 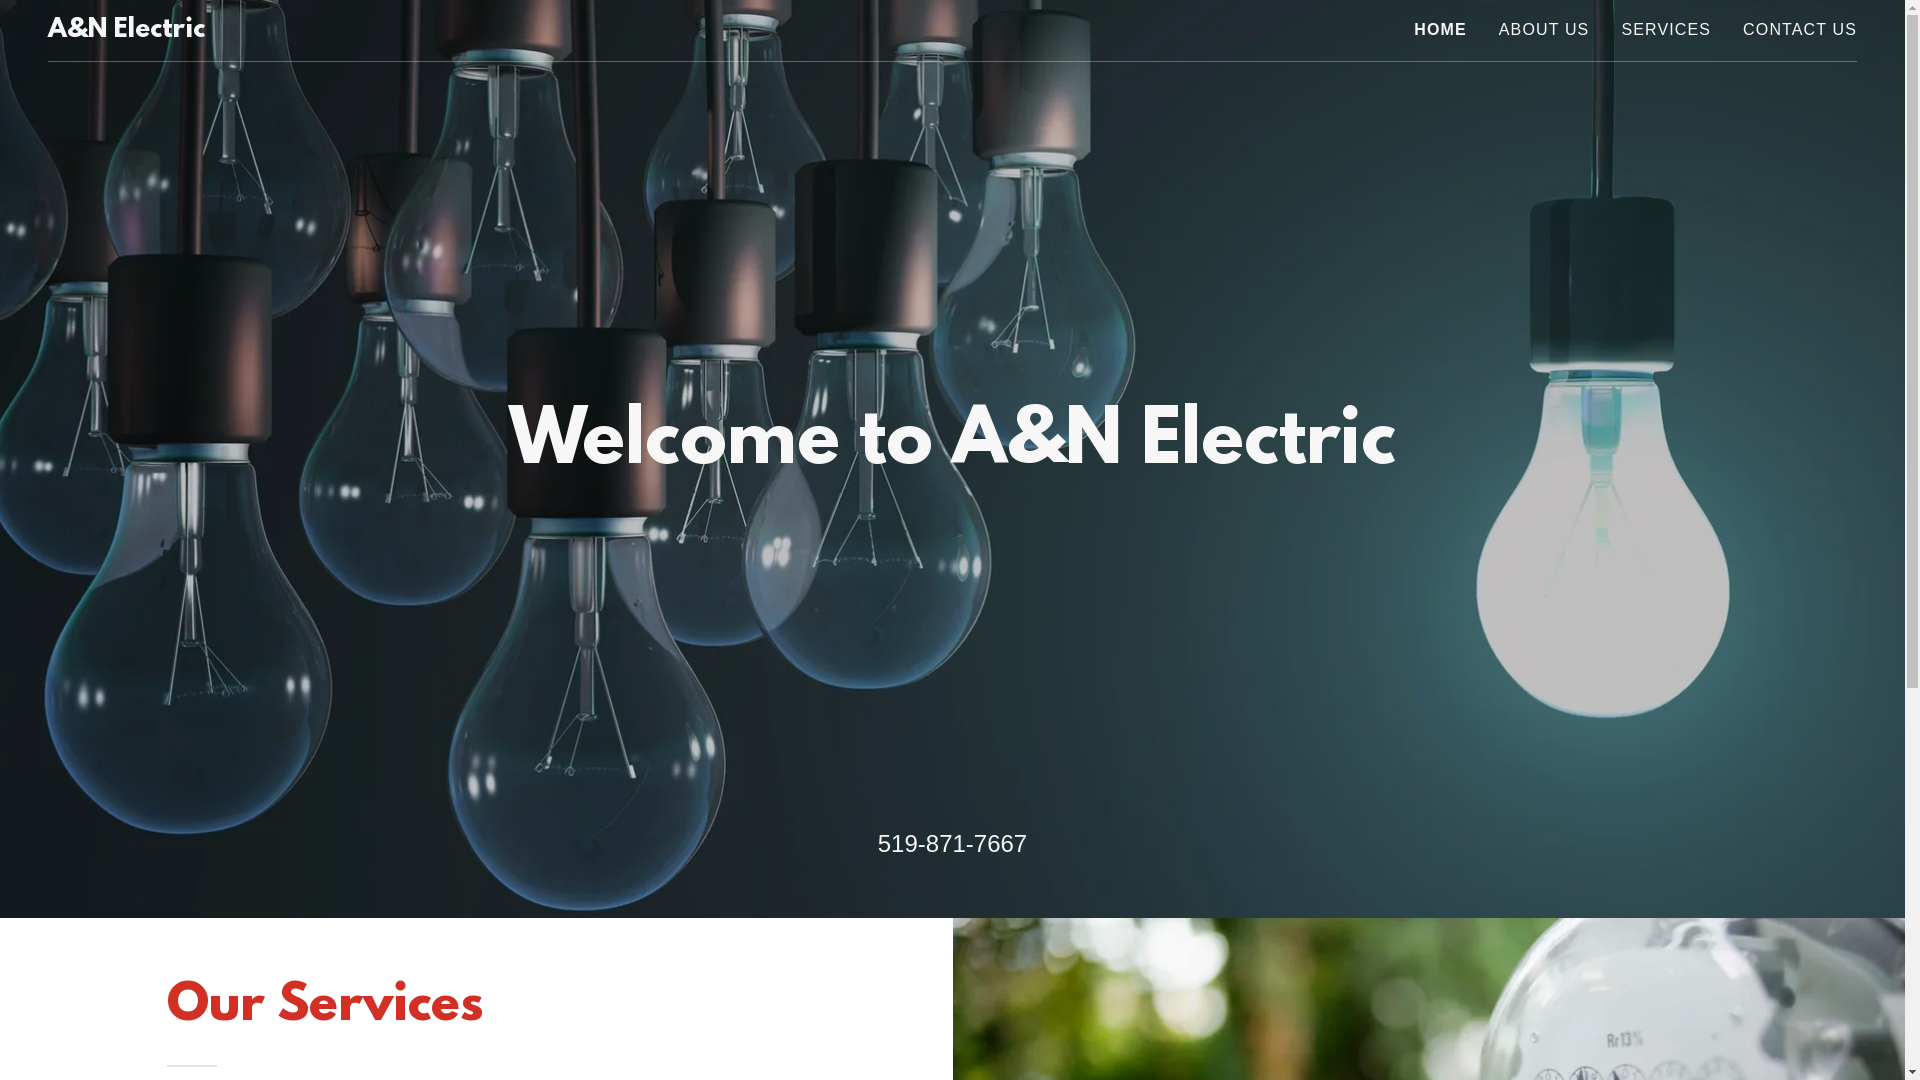 I want to click on 'SERVICES', so click(x=1665, y=30).